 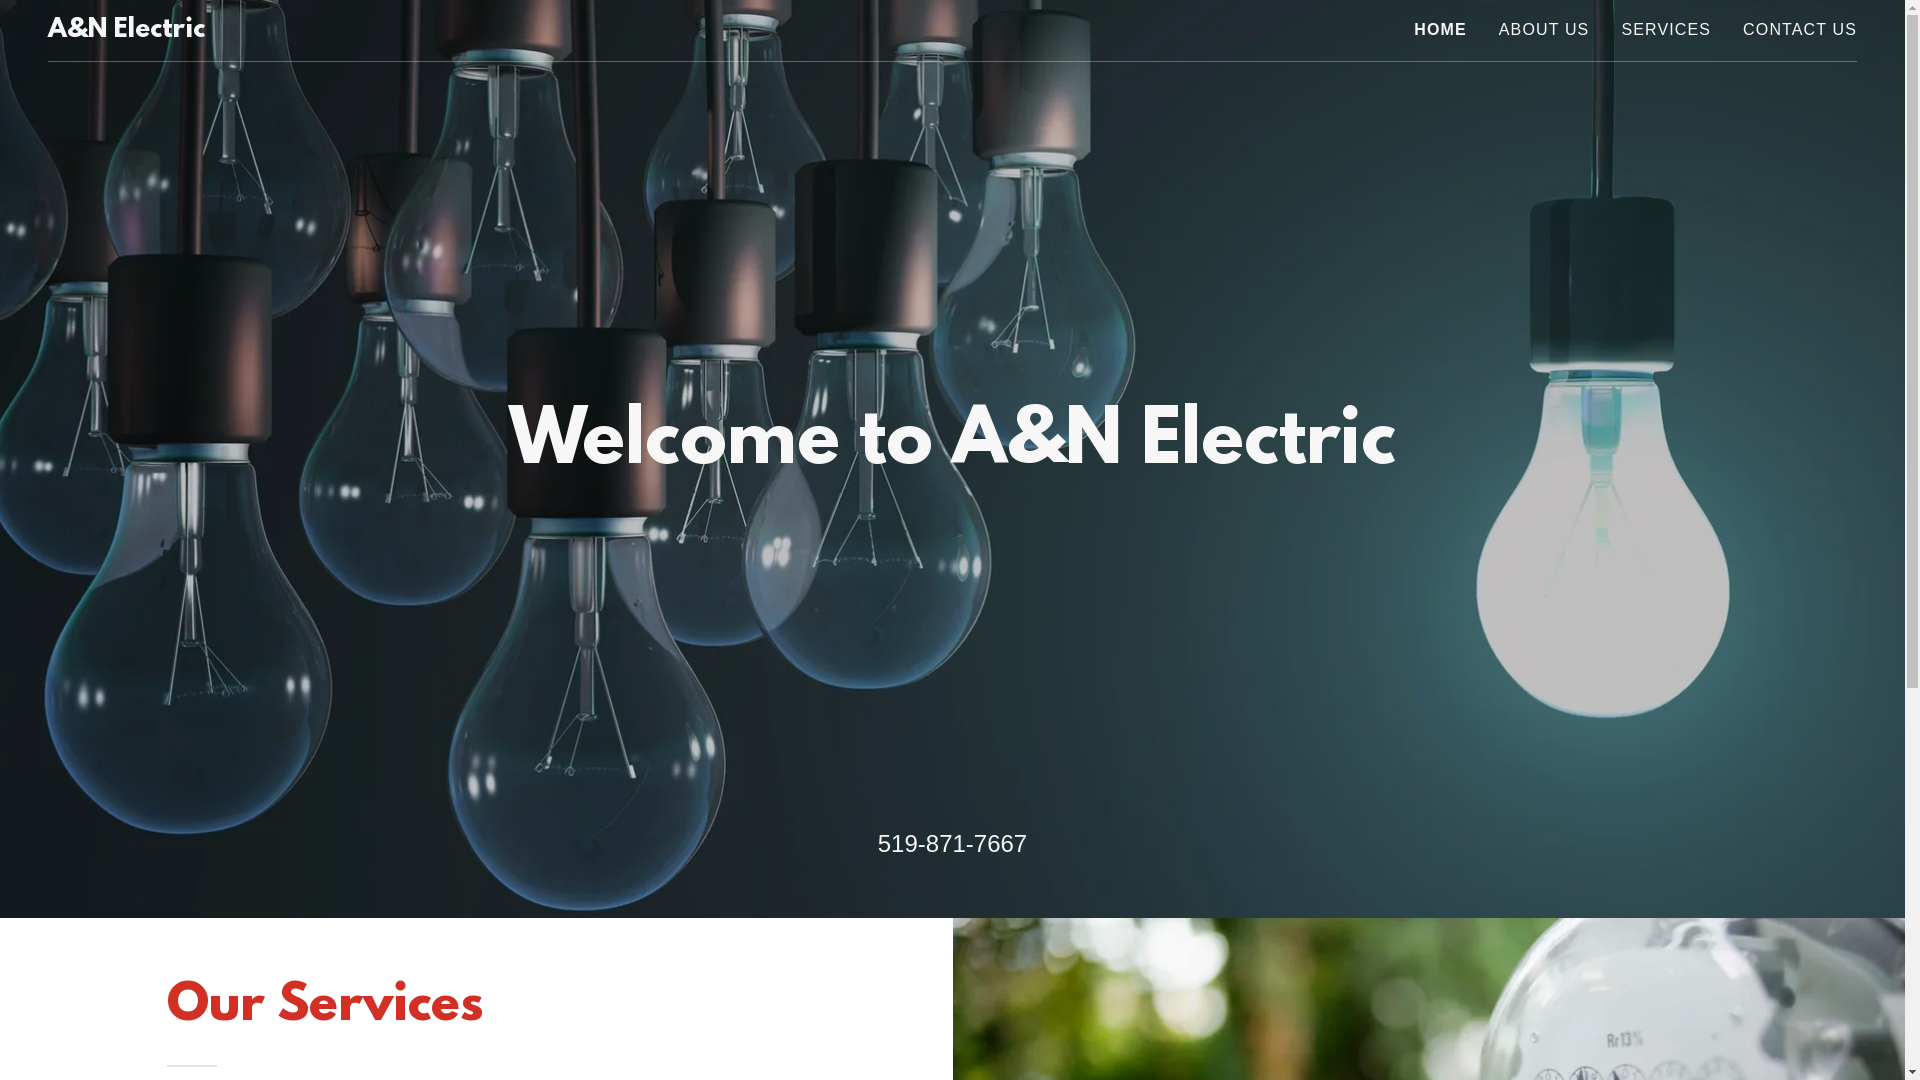 I want to click on 'SERVICES', so click(x=1665, y=30).